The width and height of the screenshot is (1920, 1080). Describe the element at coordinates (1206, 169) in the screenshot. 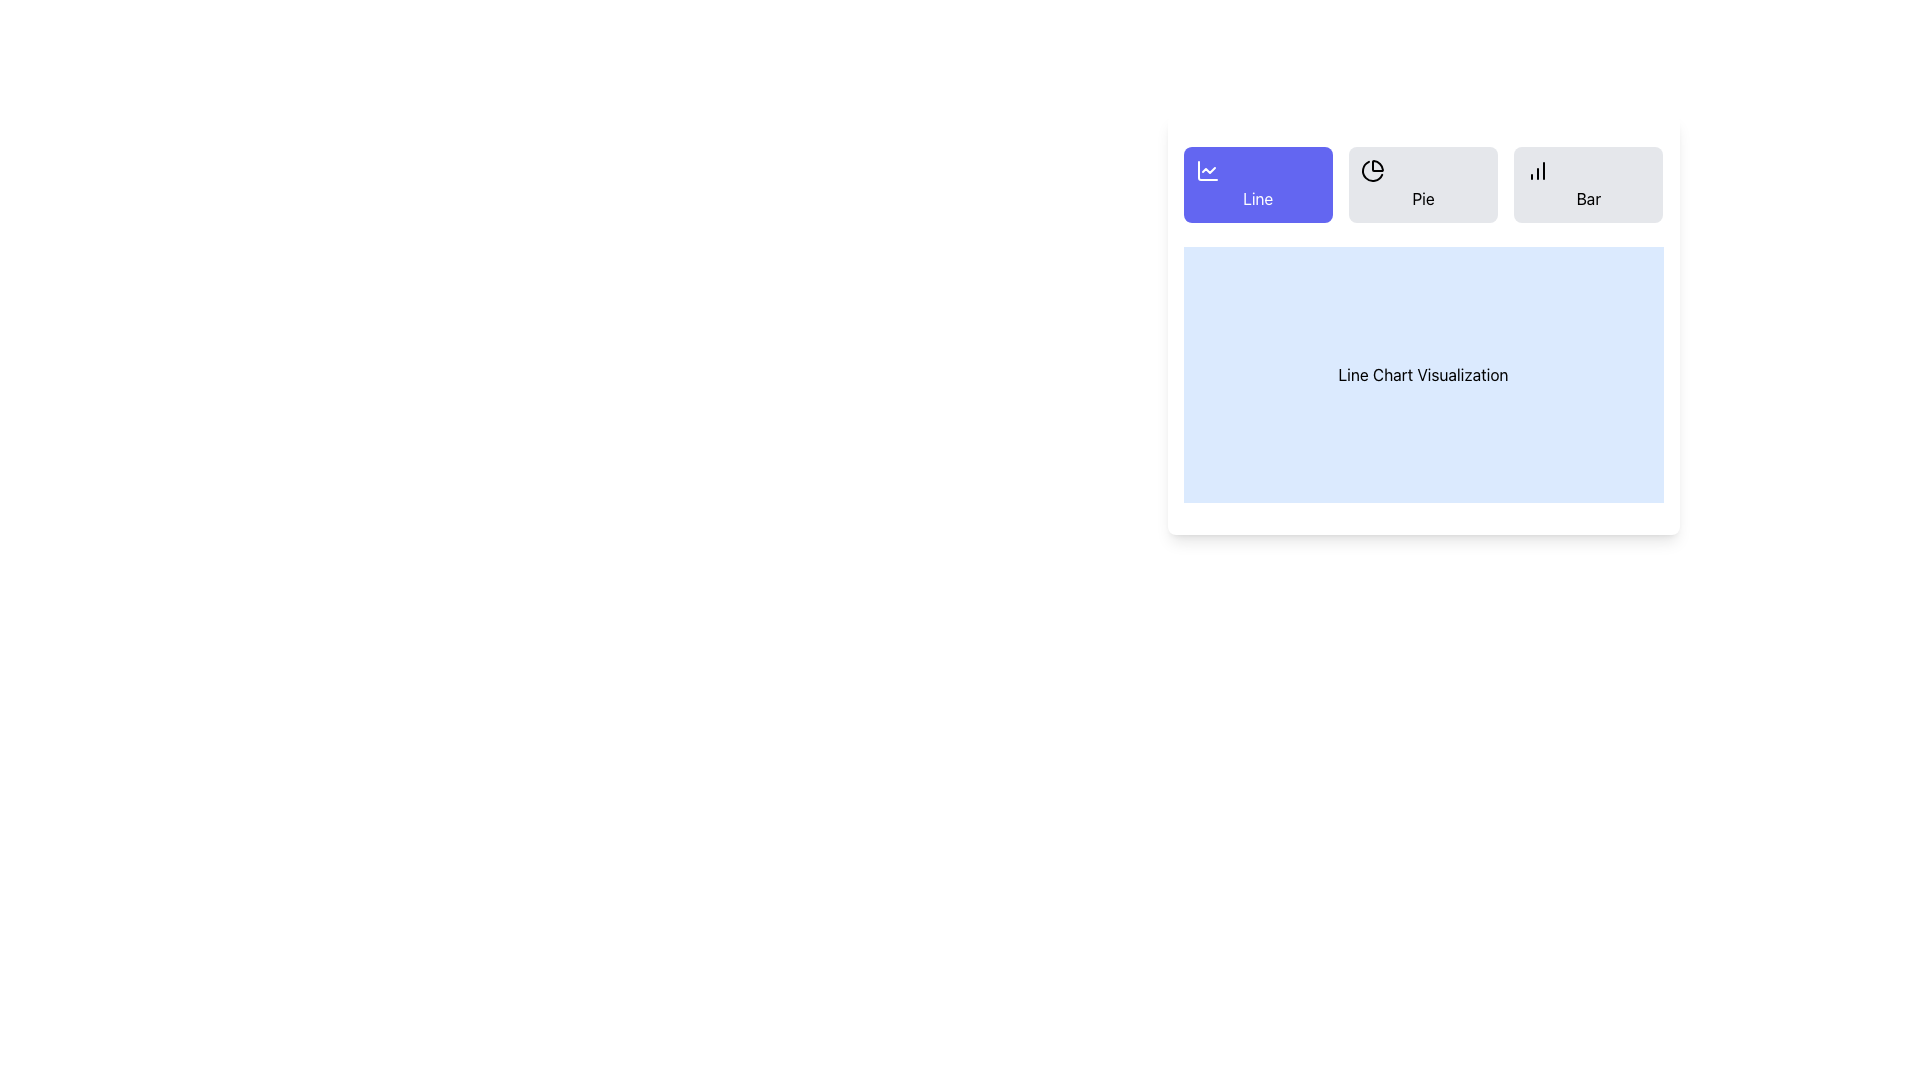

I see `the 'Line' button containing the chart-line SVG icon by clicking on it` at that location.